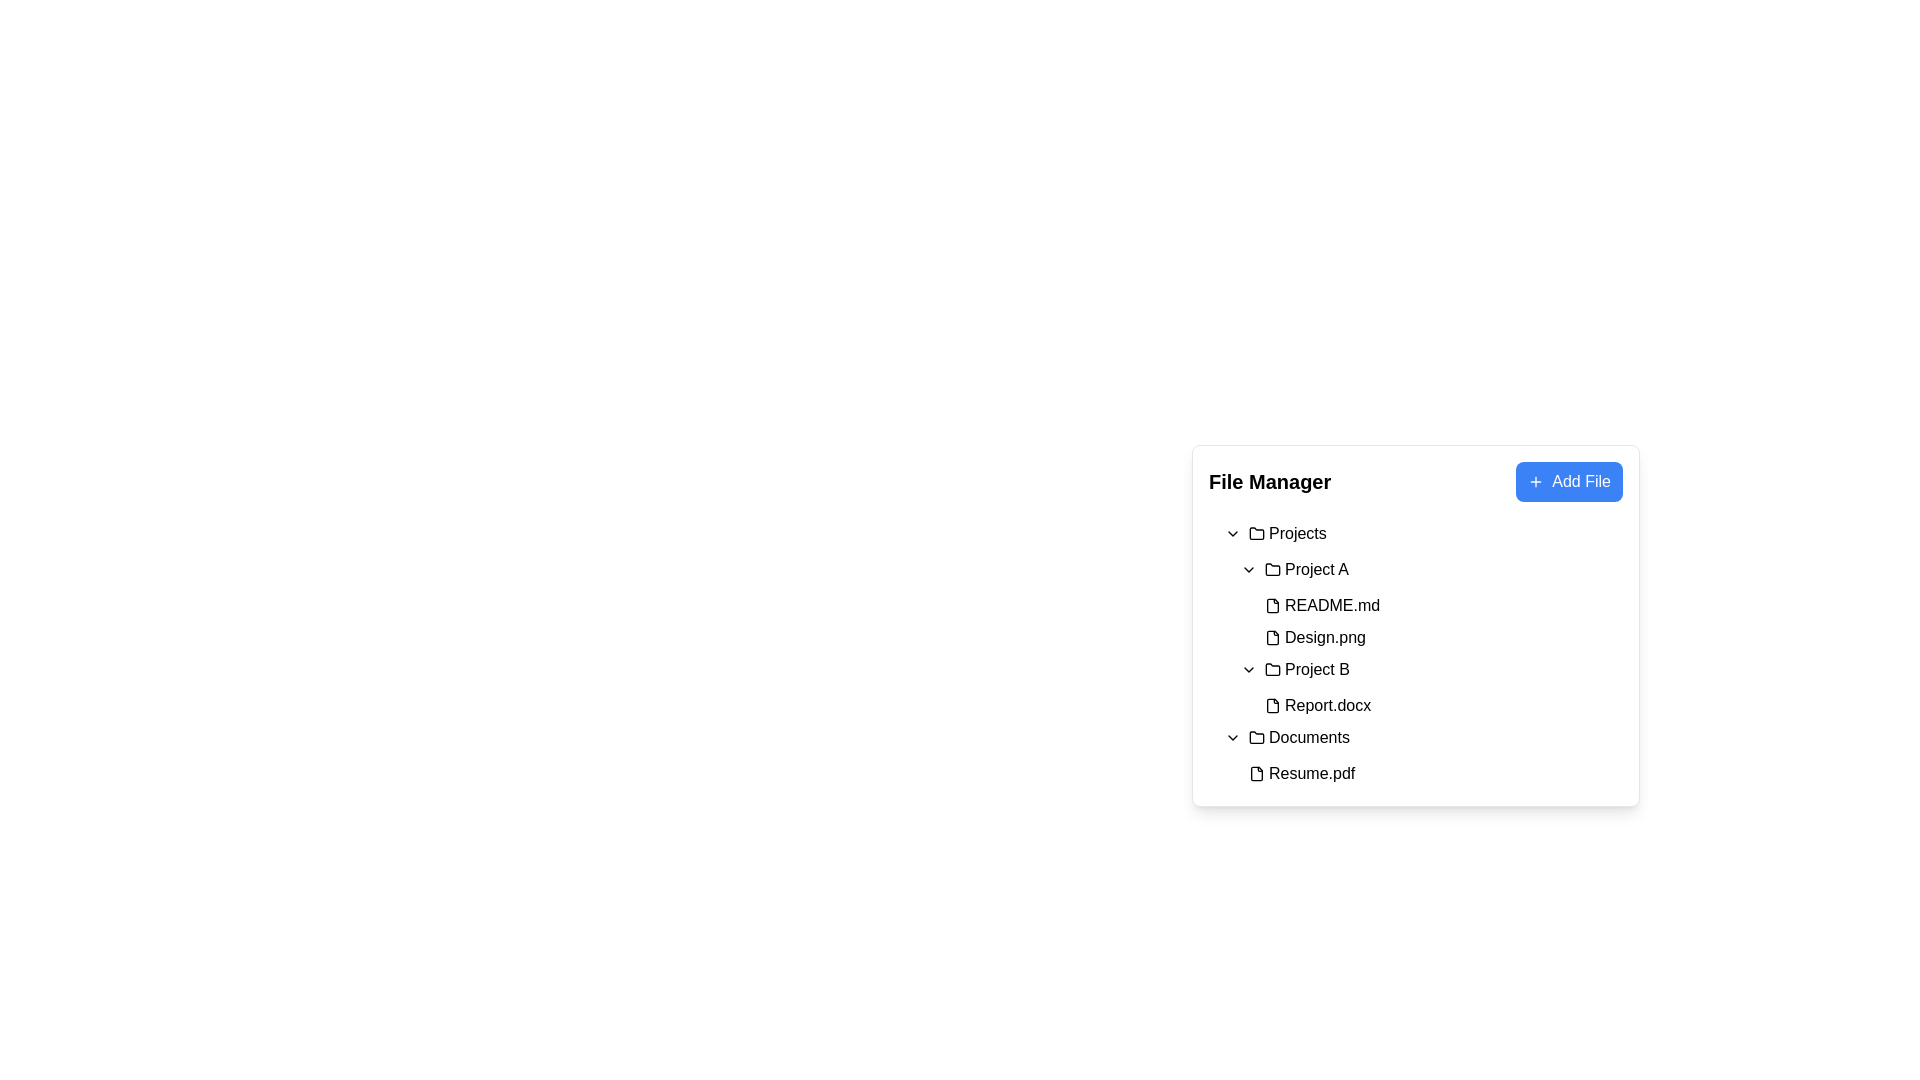 Image resolution: width=1920 pixels, height=1080 pixels. Describe the element at coordinates (1568, 482) in the screenshot. I see `the 'Add File' button located to the right of the 'File Manager' header` at that location.